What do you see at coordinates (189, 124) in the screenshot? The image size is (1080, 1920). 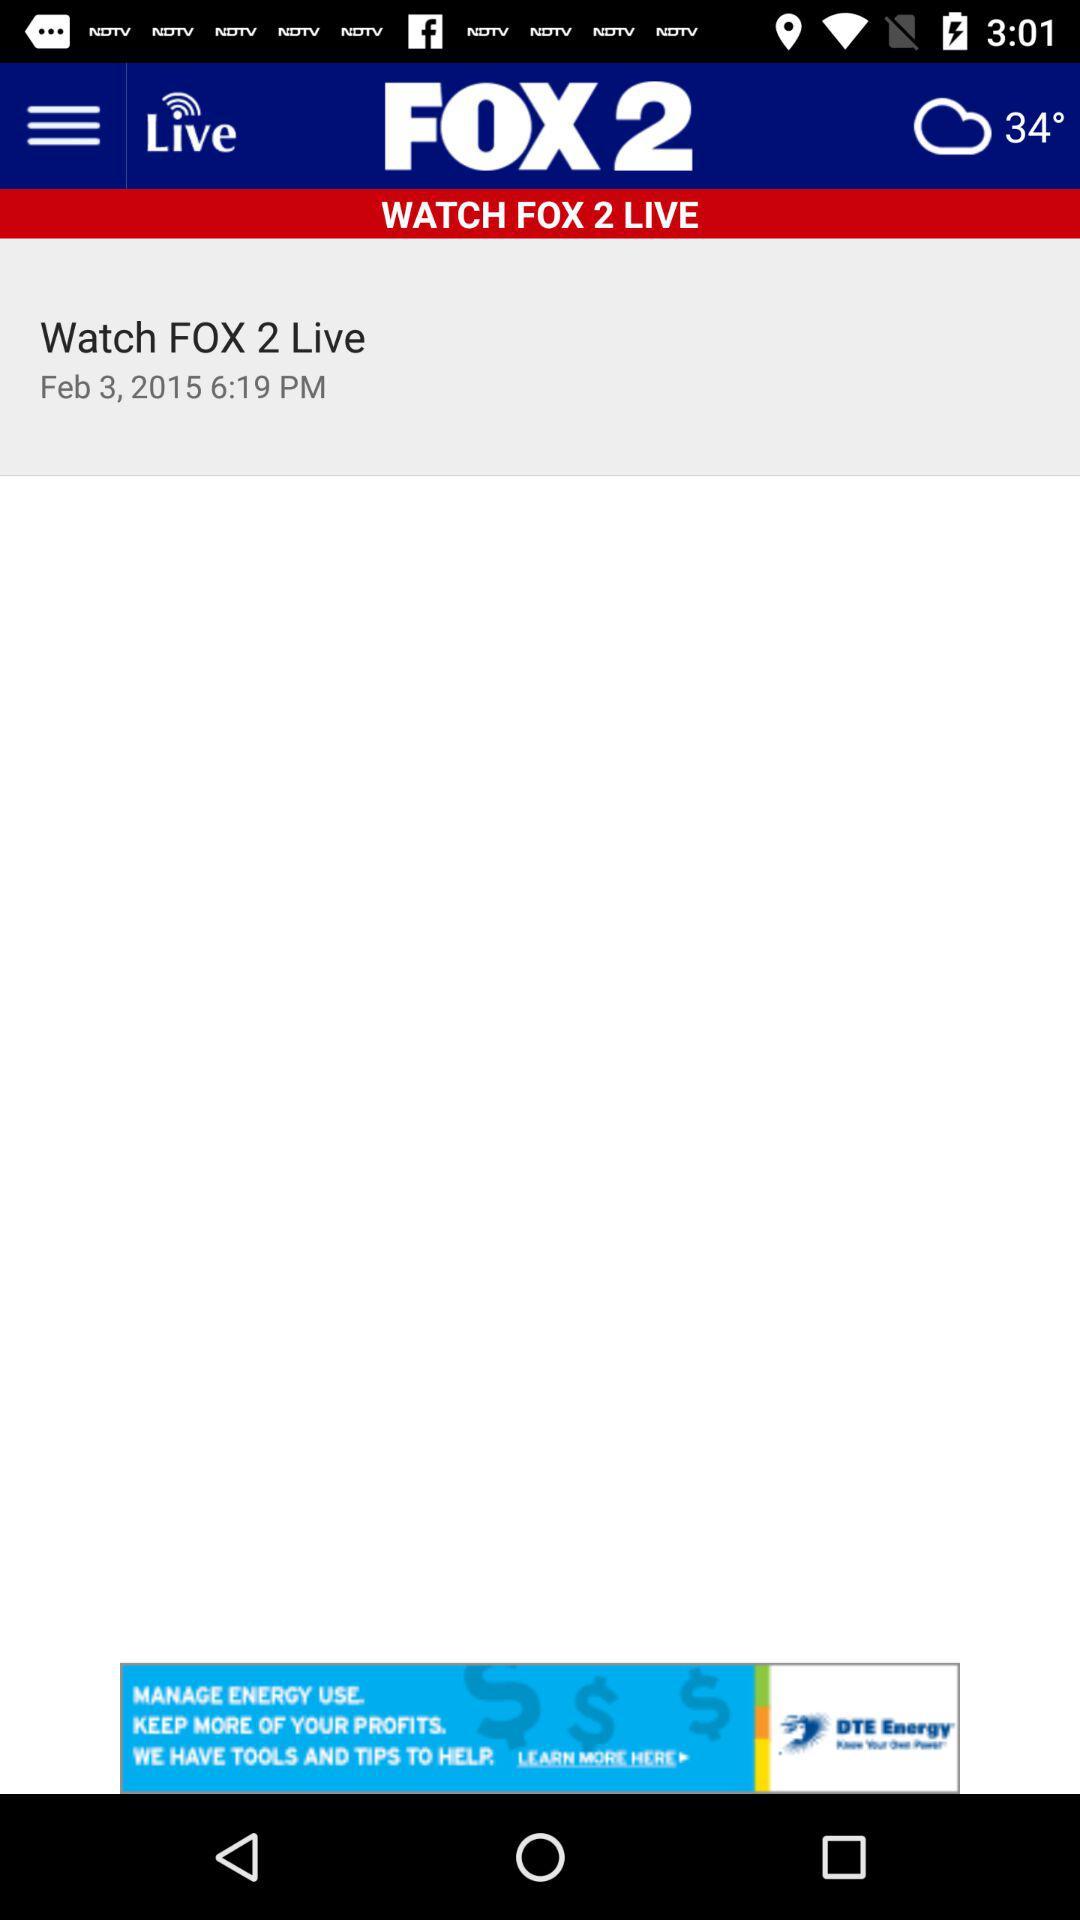 I see `the text just before the header` at bounding box center [189, 124].